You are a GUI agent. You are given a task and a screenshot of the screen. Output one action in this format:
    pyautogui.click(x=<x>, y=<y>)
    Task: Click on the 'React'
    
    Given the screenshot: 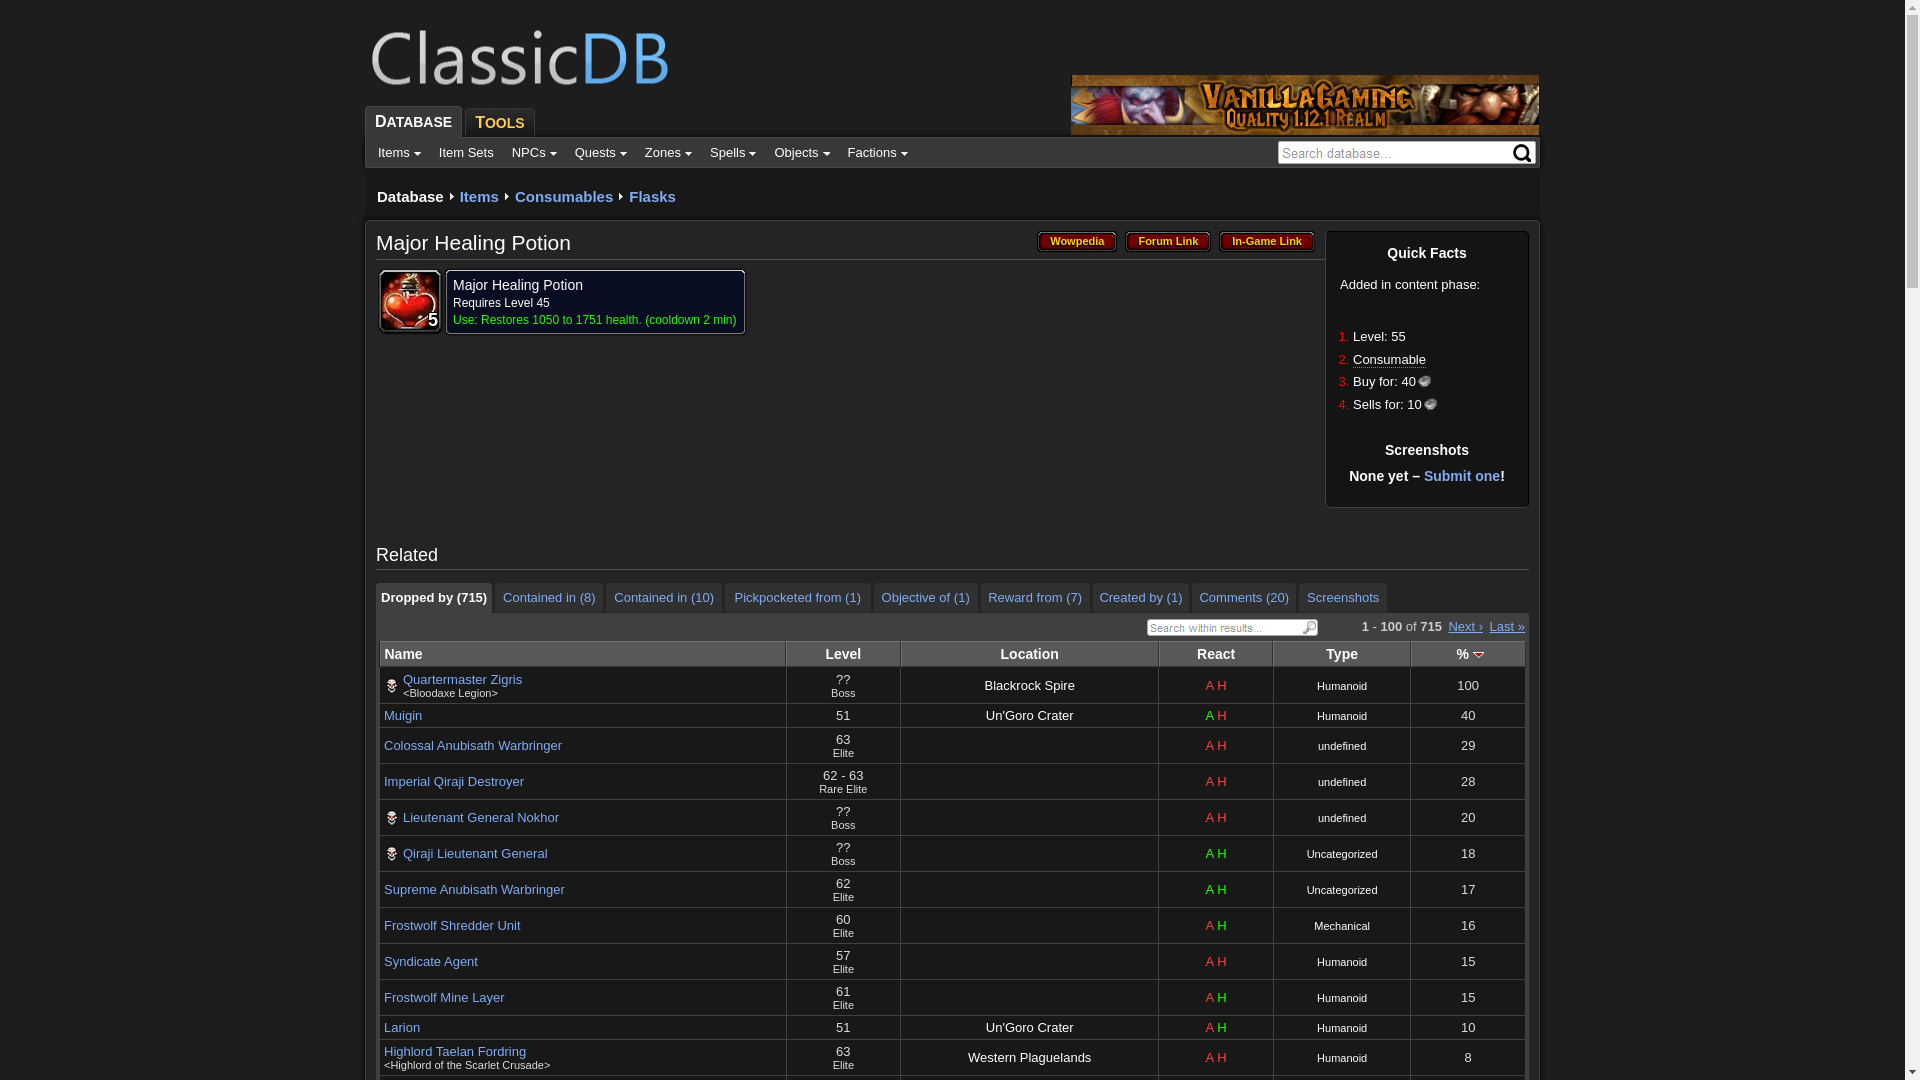 What is the action you would take?
    pyautogui.click(x=1160, y=654)
    